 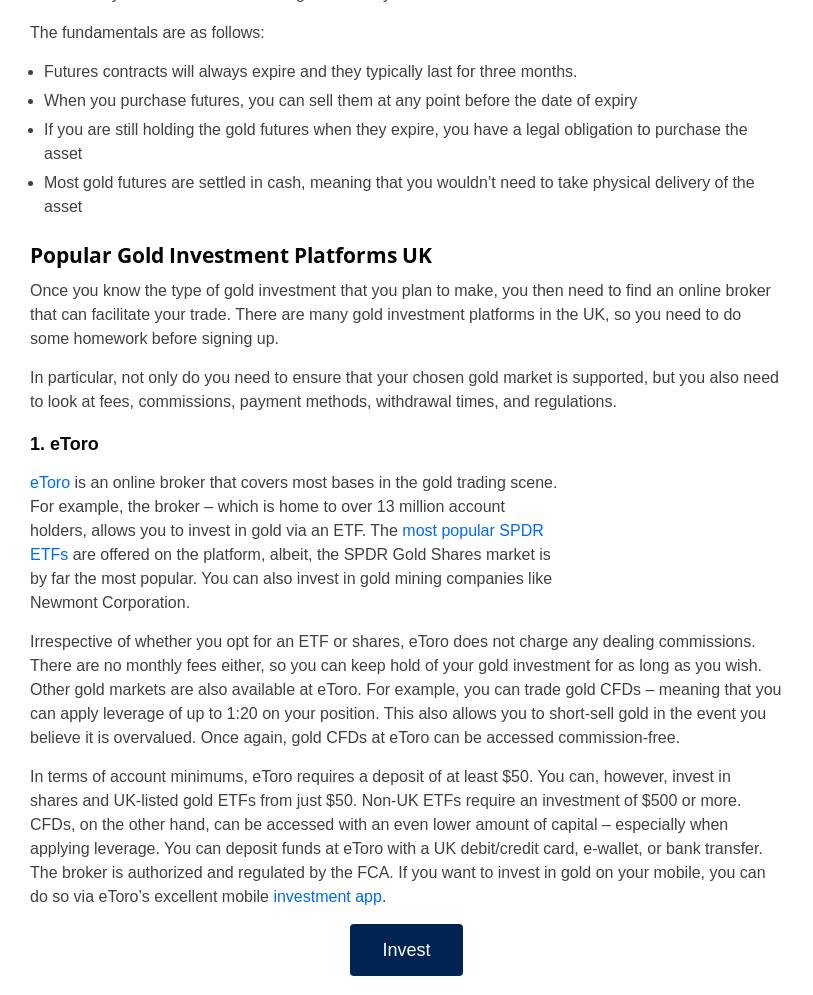 I want to click on 'In particular, not only do you need to ensure that your chosen gold market is supported, but you also need to look at fees, commissions, payment methods, withdrawal times, and regulations.', so click(x=402, y=388).